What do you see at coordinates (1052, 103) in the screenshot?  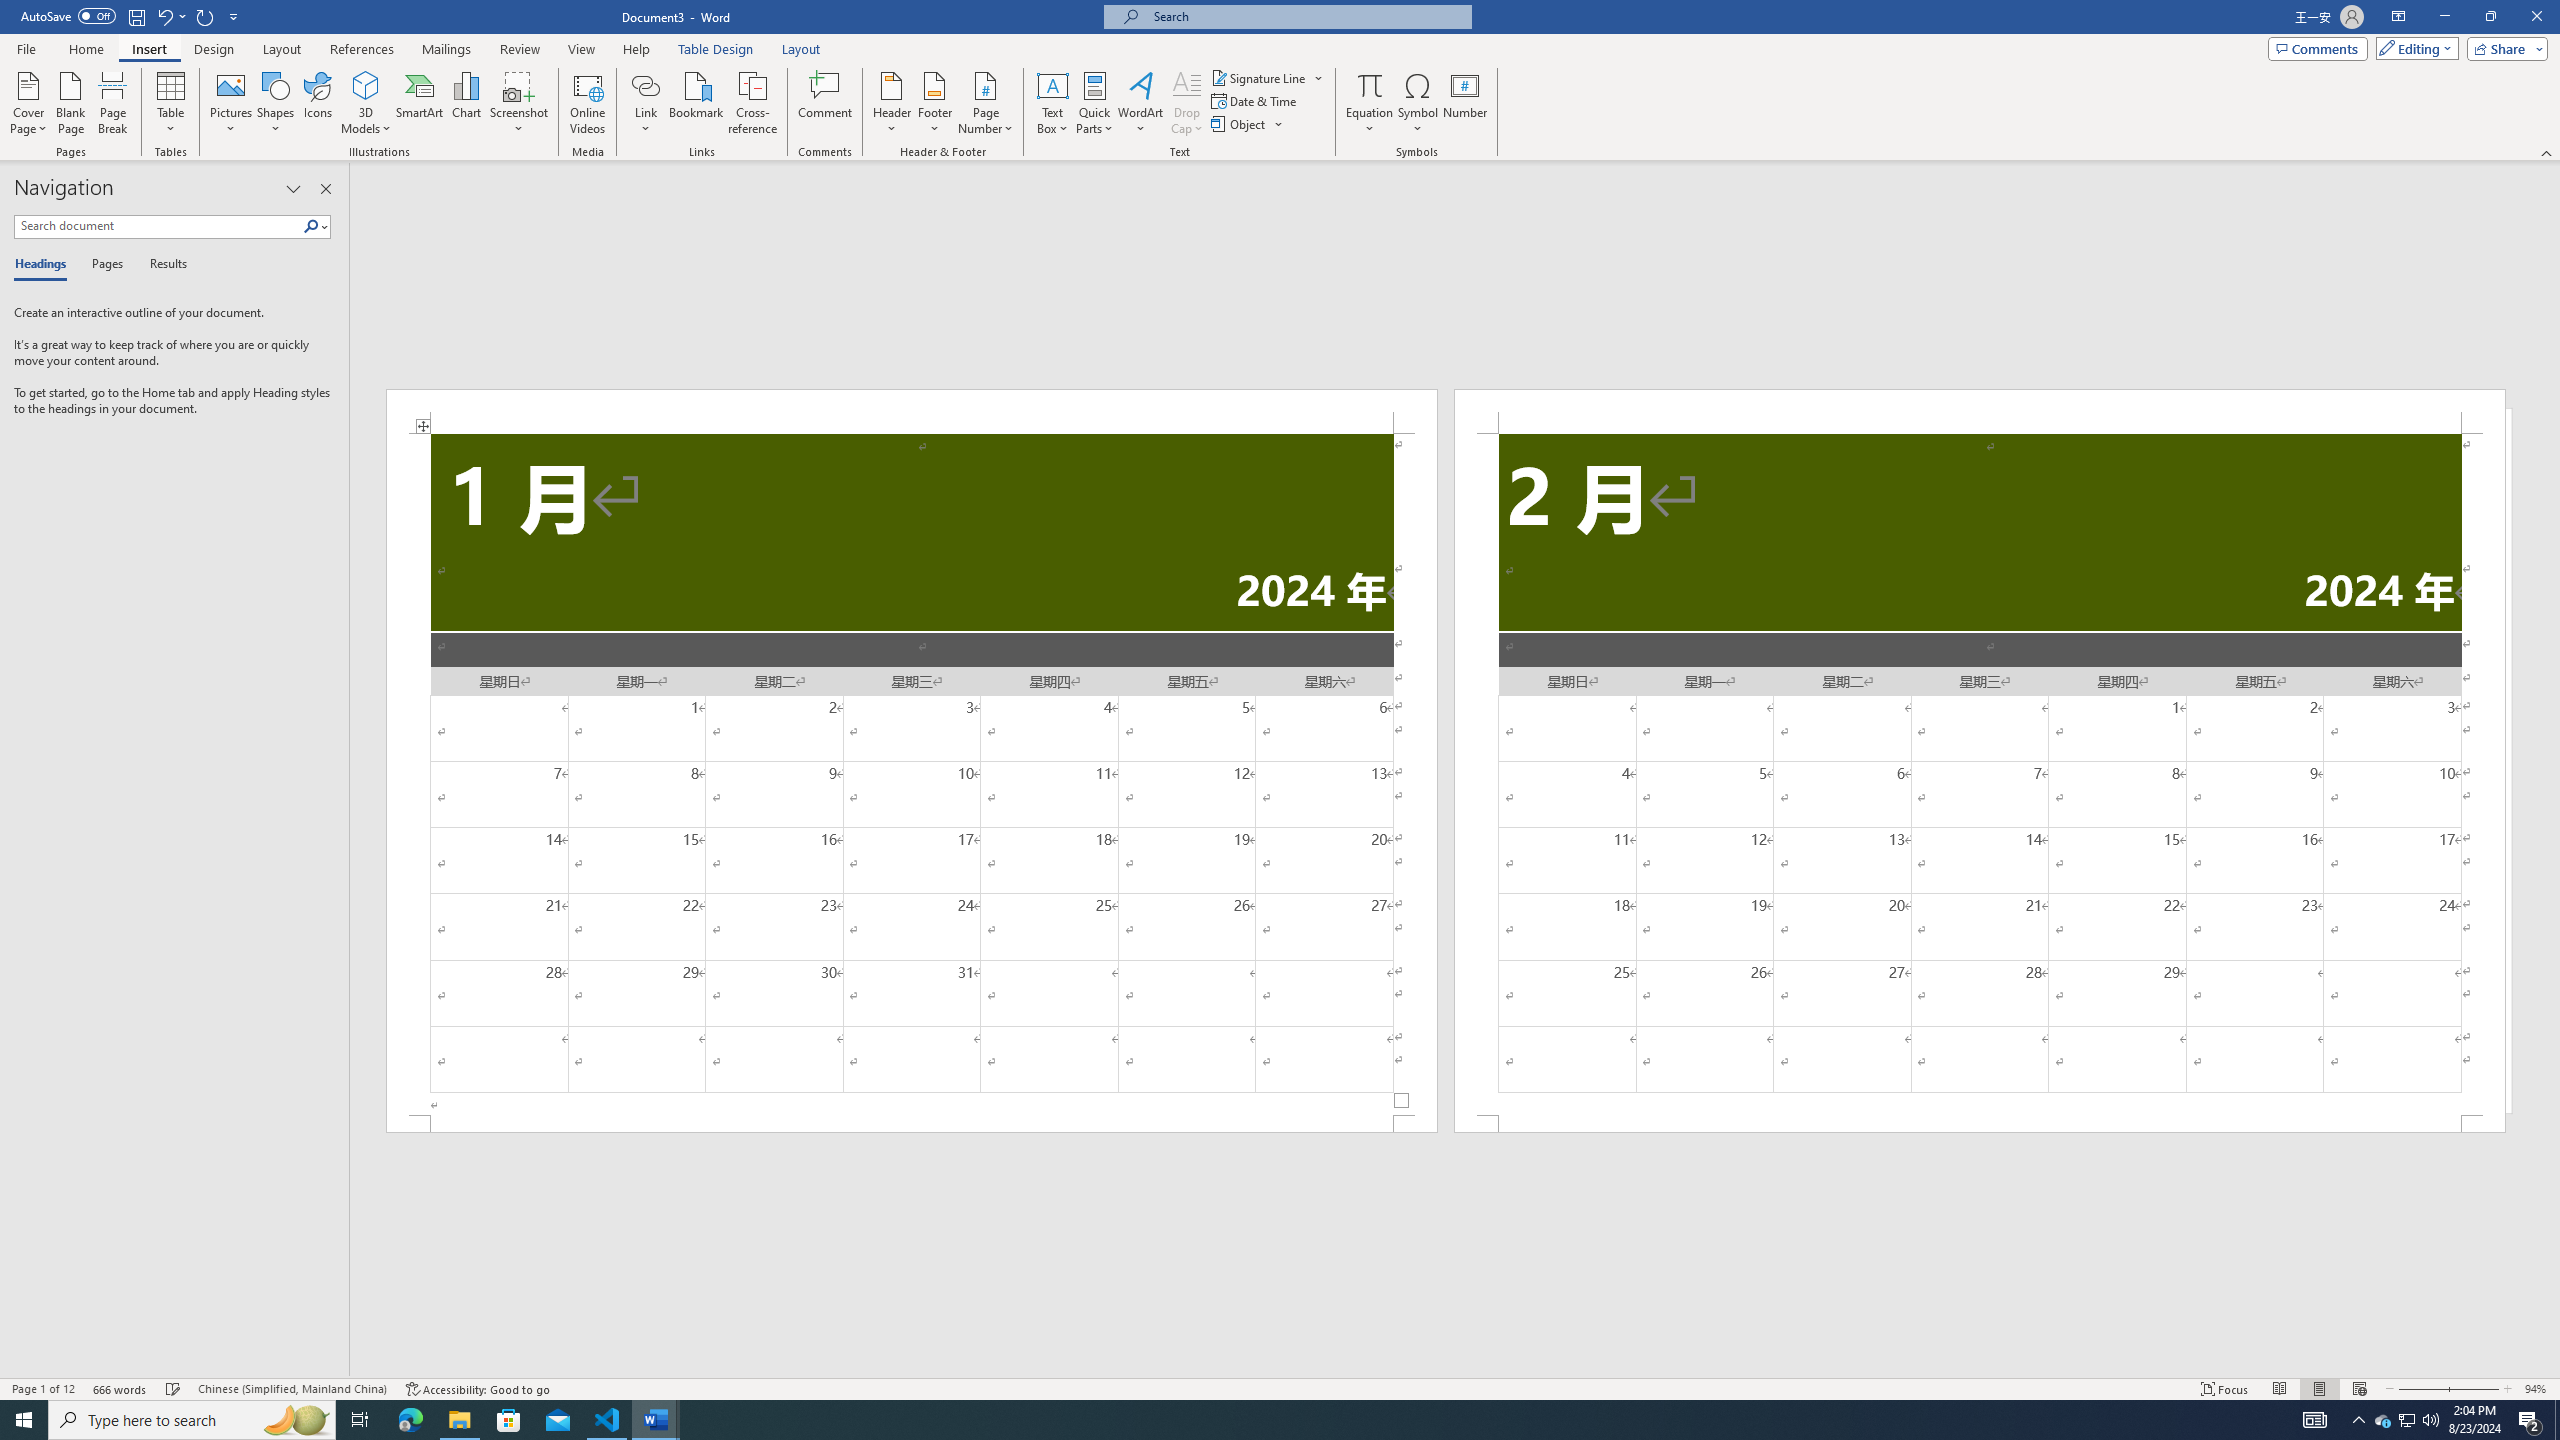 I see `'Text Box'` at bounding box center [1052, 103].